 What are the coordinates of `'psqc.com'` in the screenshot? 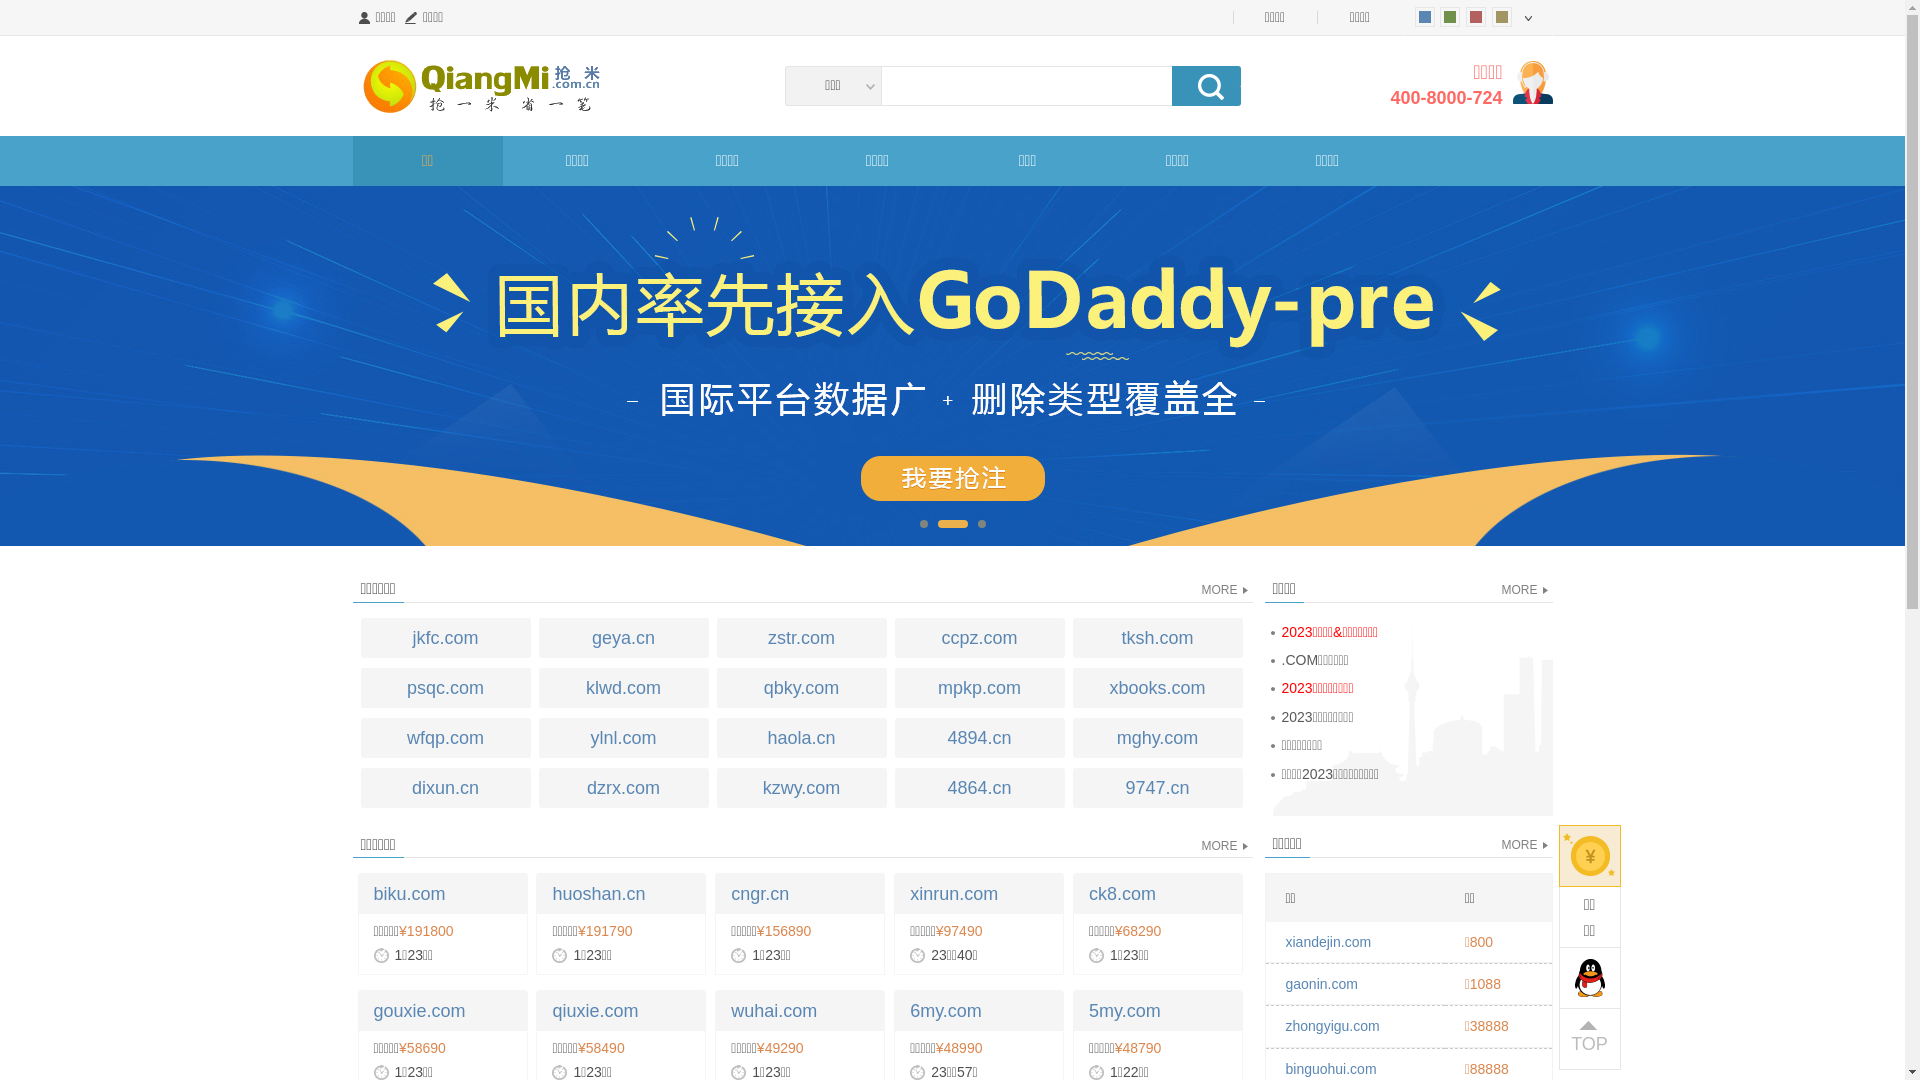 It's located at (444, 686).